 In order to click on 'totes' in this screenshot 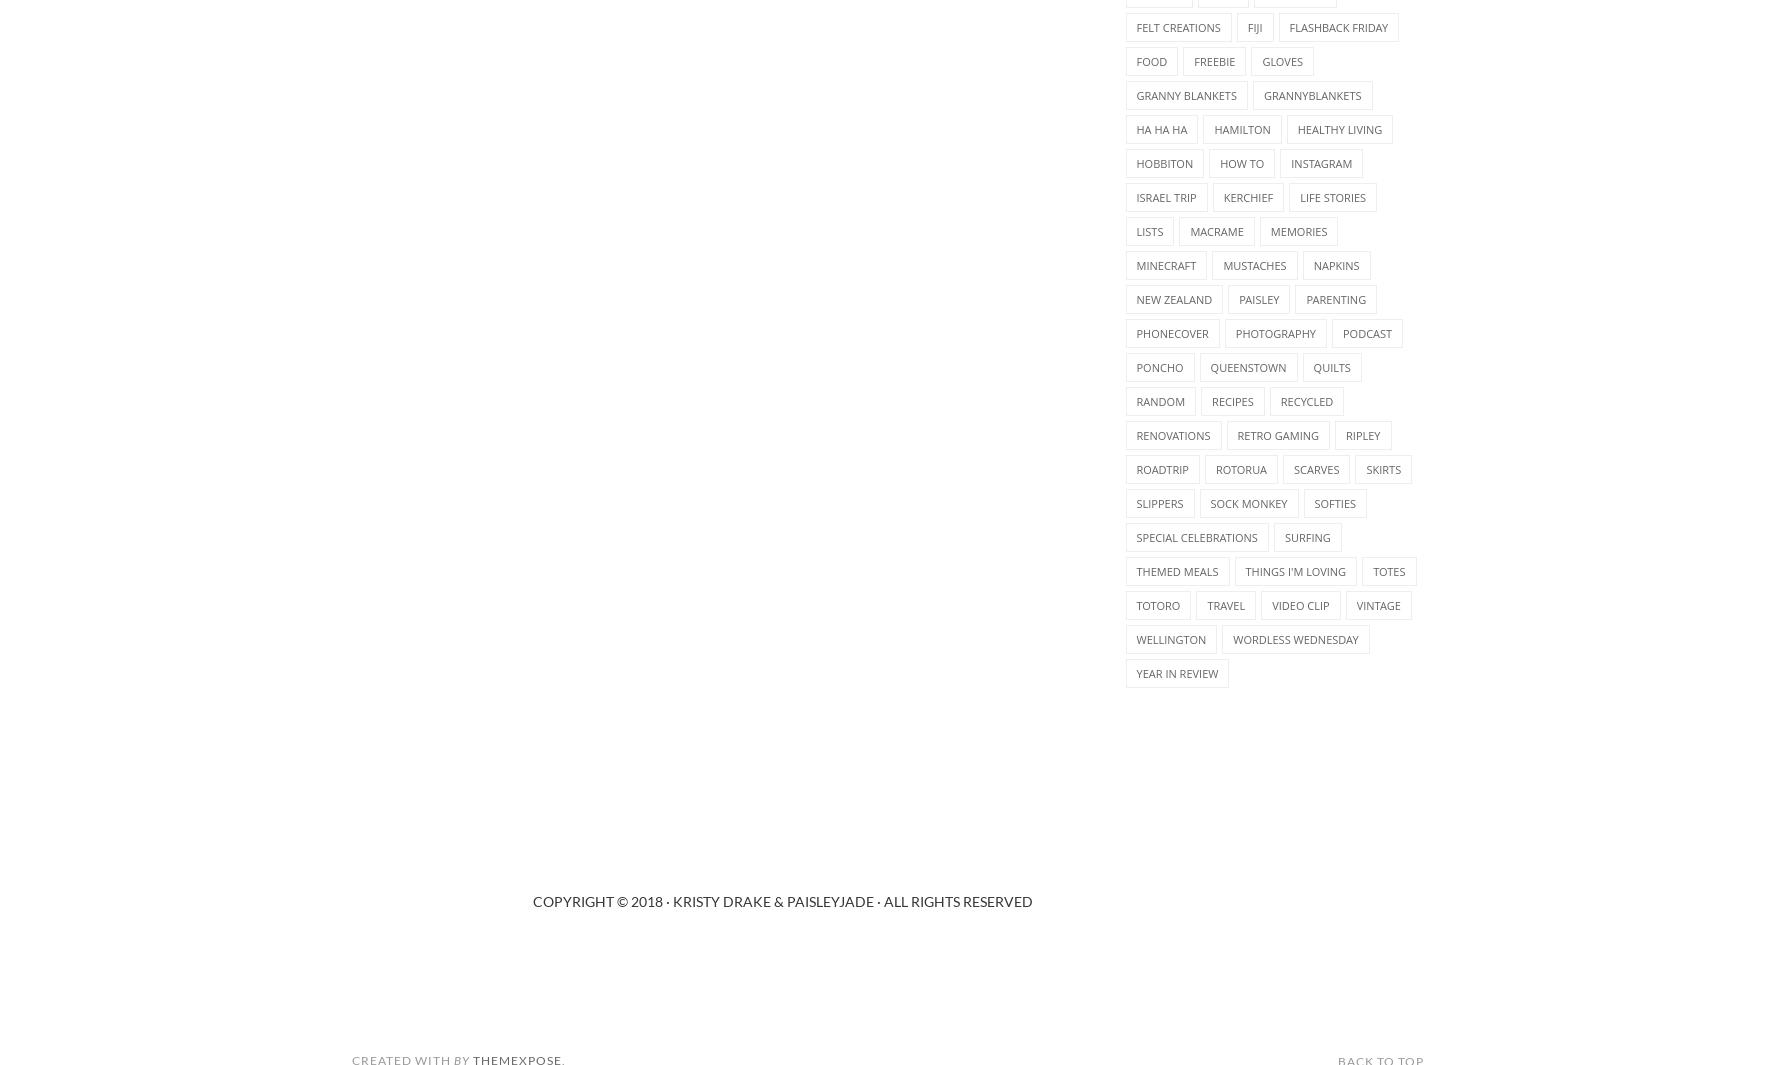, I will do `click(1387, 571)`.